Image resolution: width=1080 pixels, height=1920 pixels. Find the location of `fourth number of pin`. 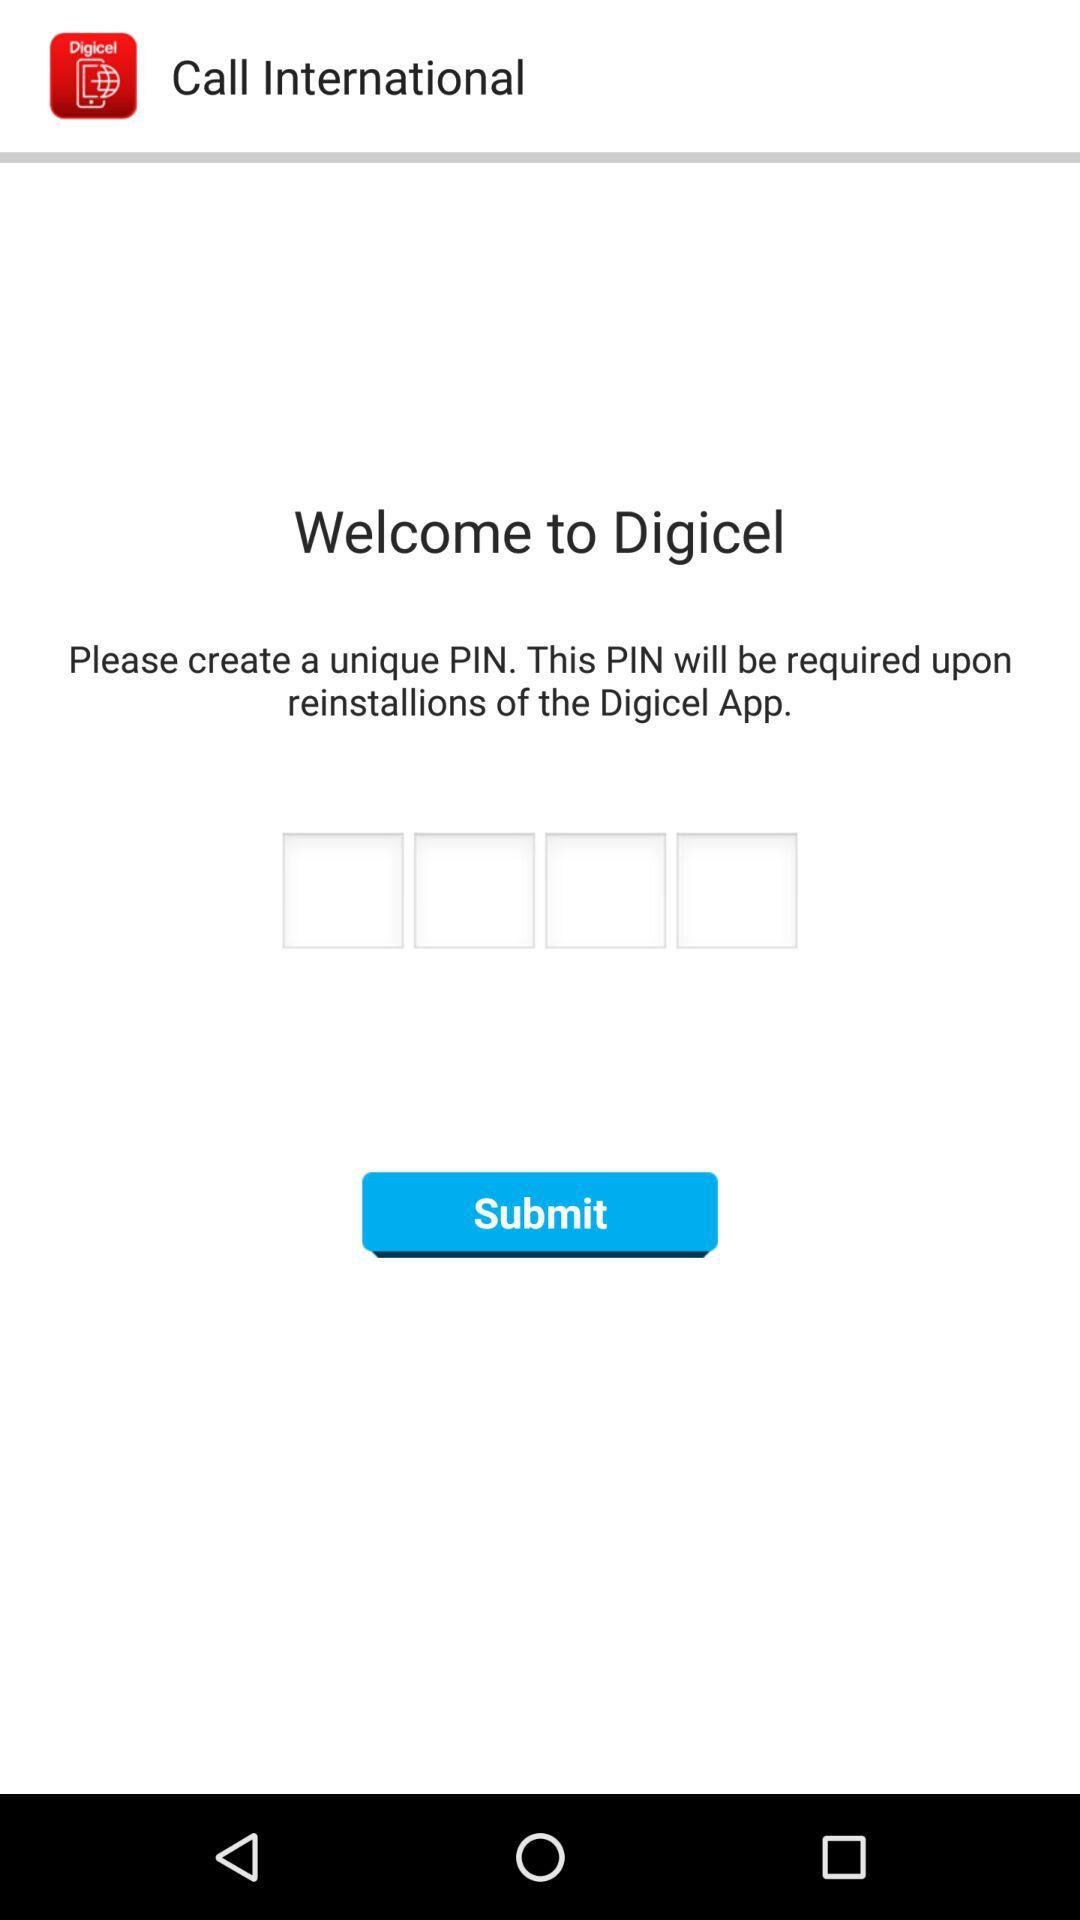

fourth number of pin is located at coordinates (736, 895).